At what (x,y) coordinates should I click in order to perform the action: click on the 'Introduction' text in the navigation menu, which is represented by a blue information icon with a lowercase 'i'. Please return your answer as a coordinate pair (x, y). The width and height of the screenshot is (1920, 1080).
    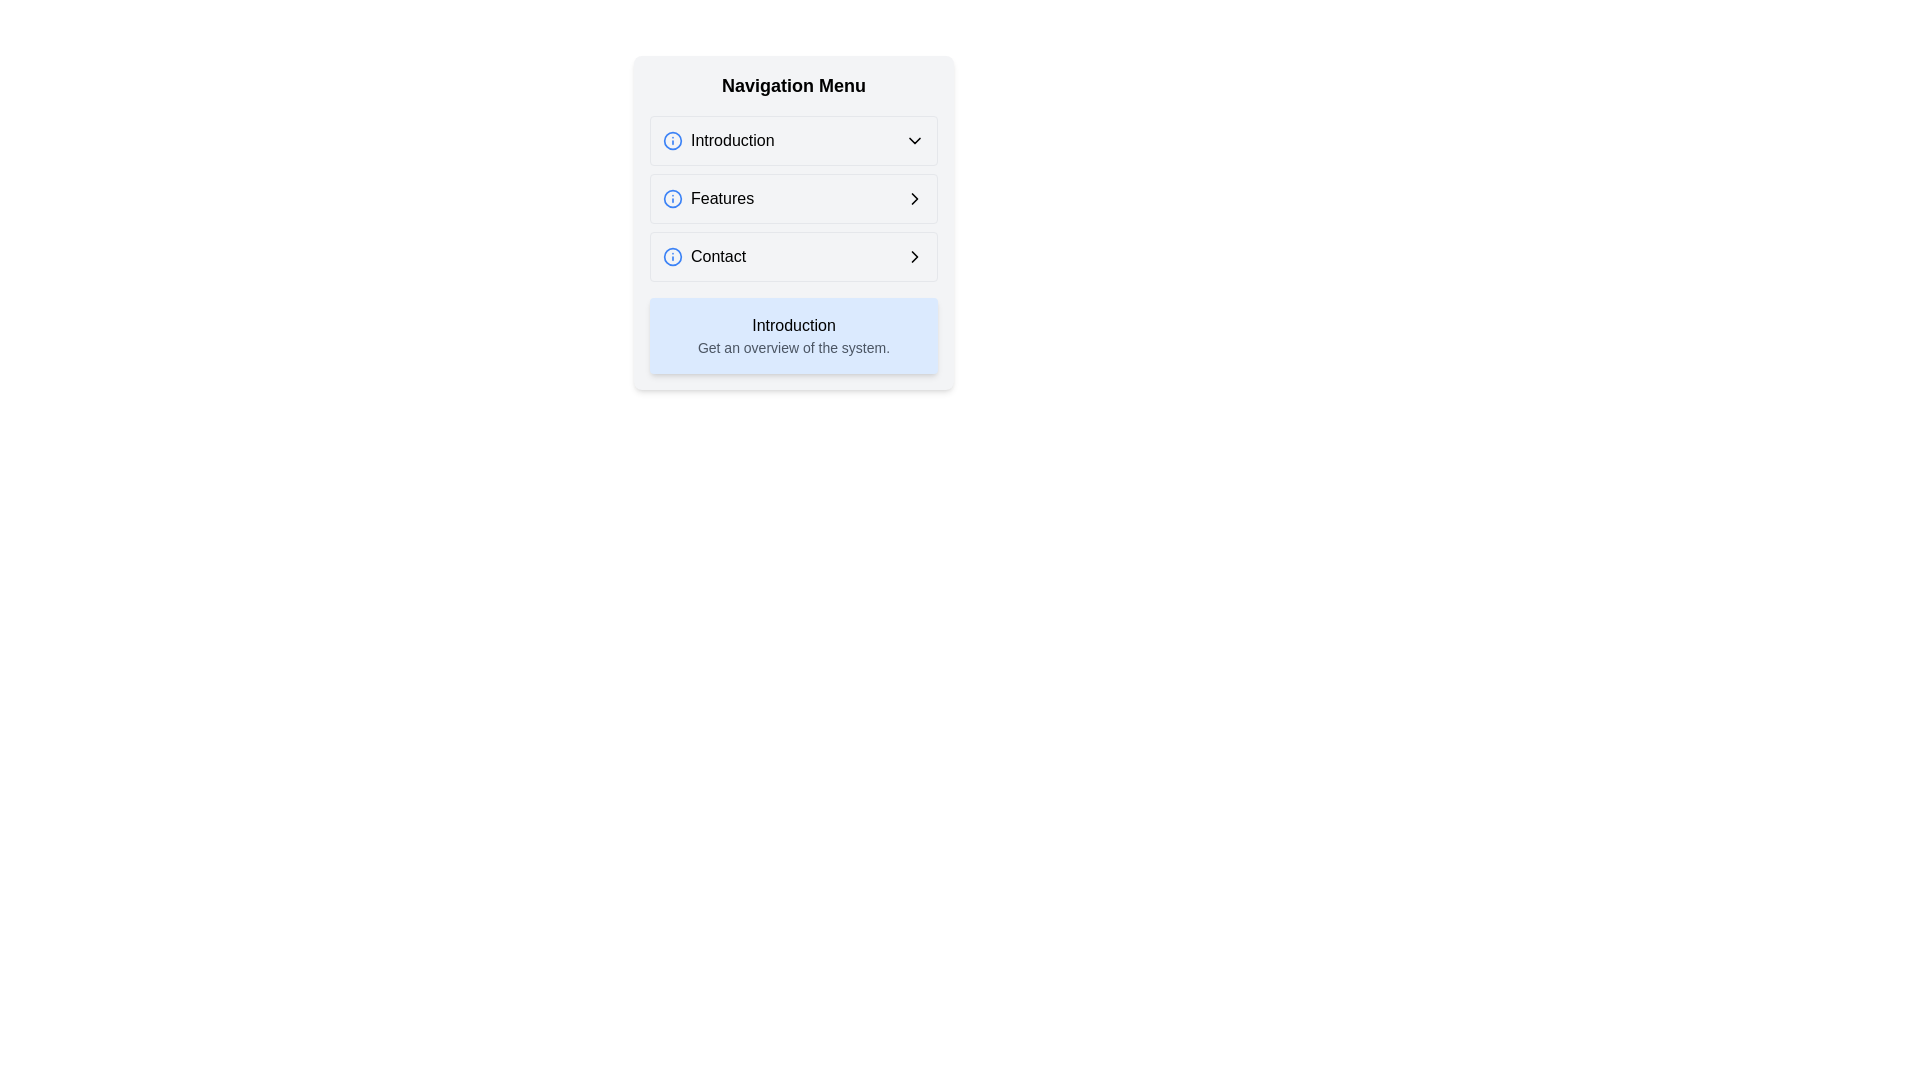
    Looking at the image, I should click on (718, 140).